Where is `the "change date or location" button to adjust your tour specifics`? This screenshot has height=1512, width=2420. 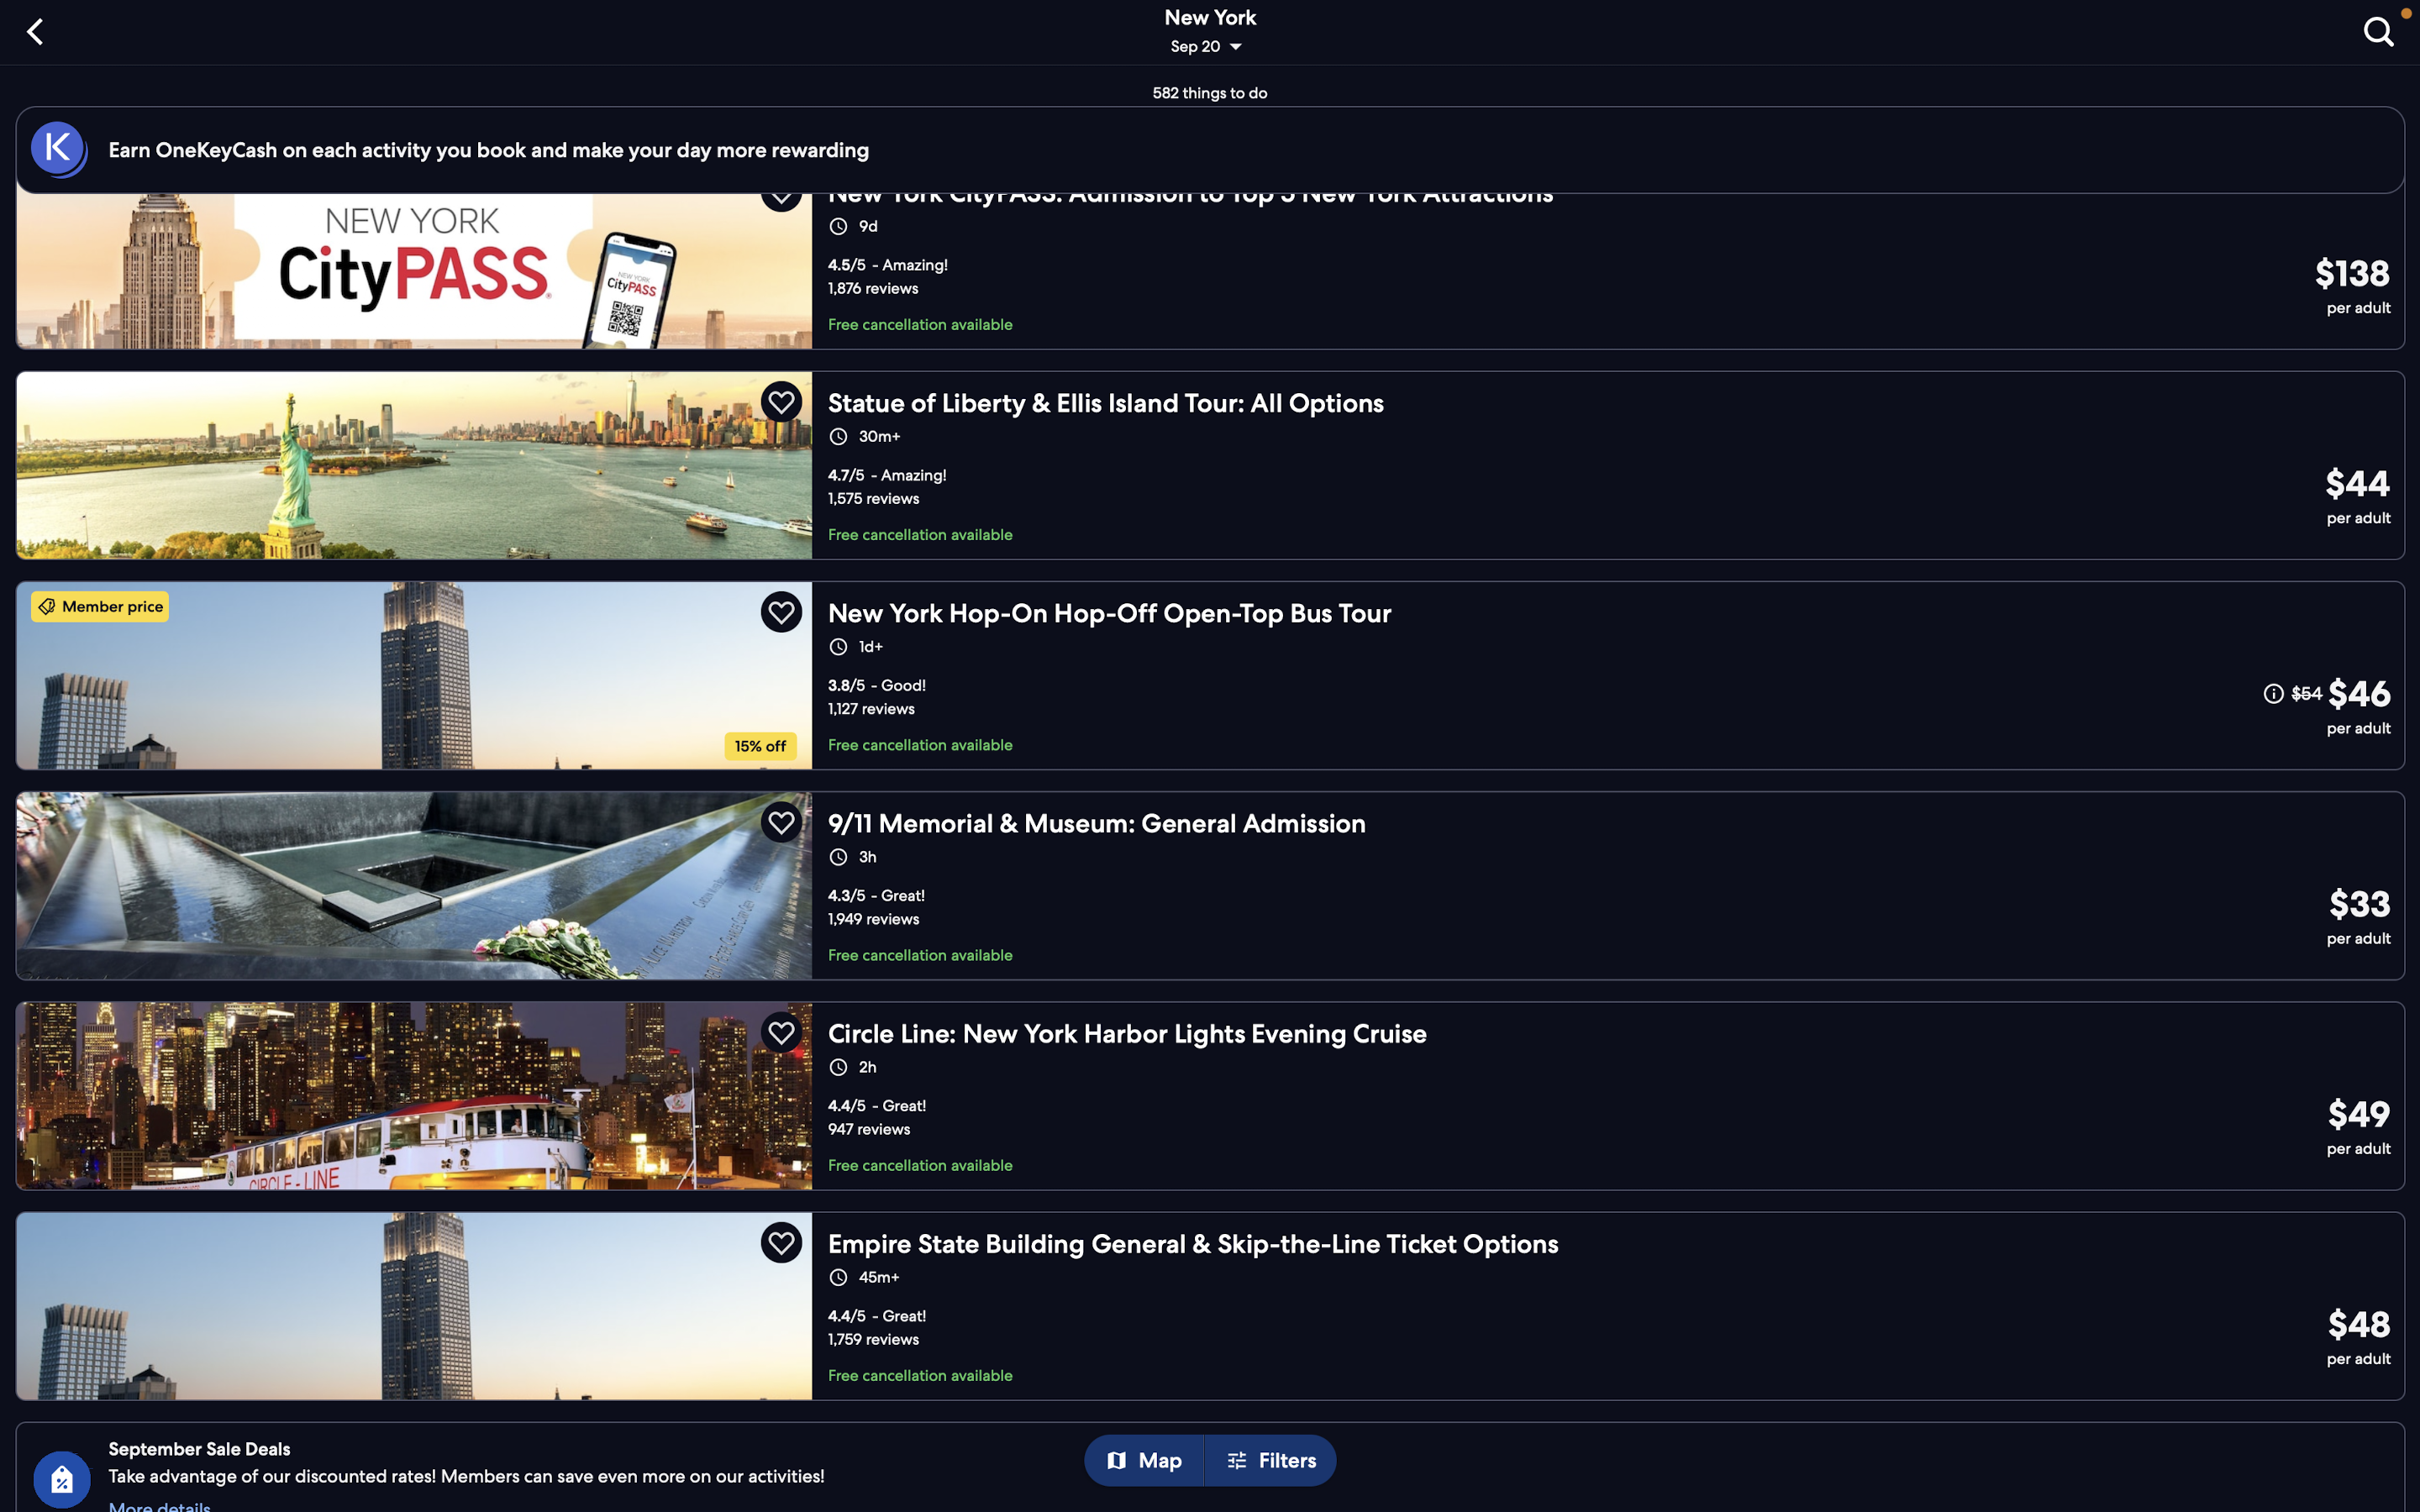 the "change date or location" button to adjust your tour specifics is located at coordinates (1212, 34).